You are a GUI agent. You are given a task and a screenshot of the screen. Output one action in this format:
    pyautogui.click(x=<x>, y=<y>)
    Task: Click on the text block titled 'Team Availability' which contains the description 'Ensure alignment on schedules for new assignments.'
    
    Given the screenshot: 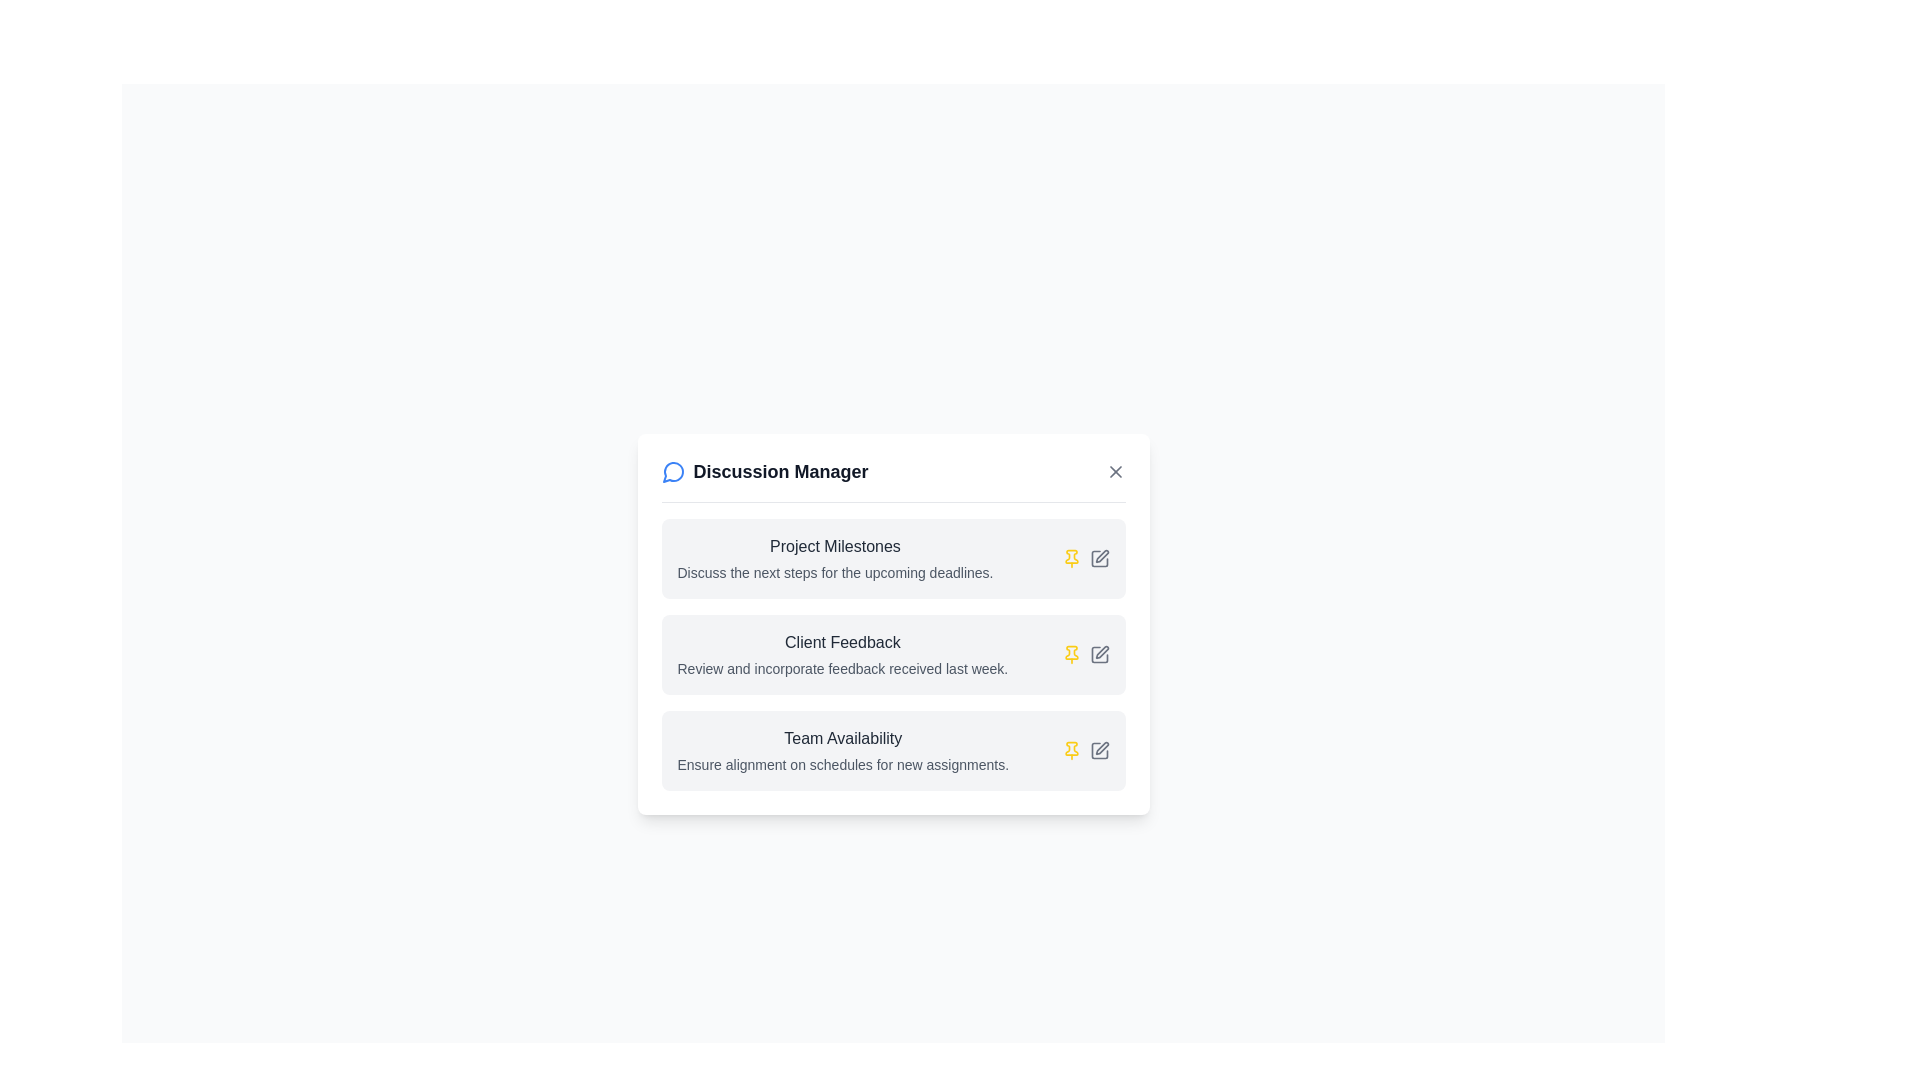 What is the action you would take?
    pyautogui.click(x=843, y=750)
    